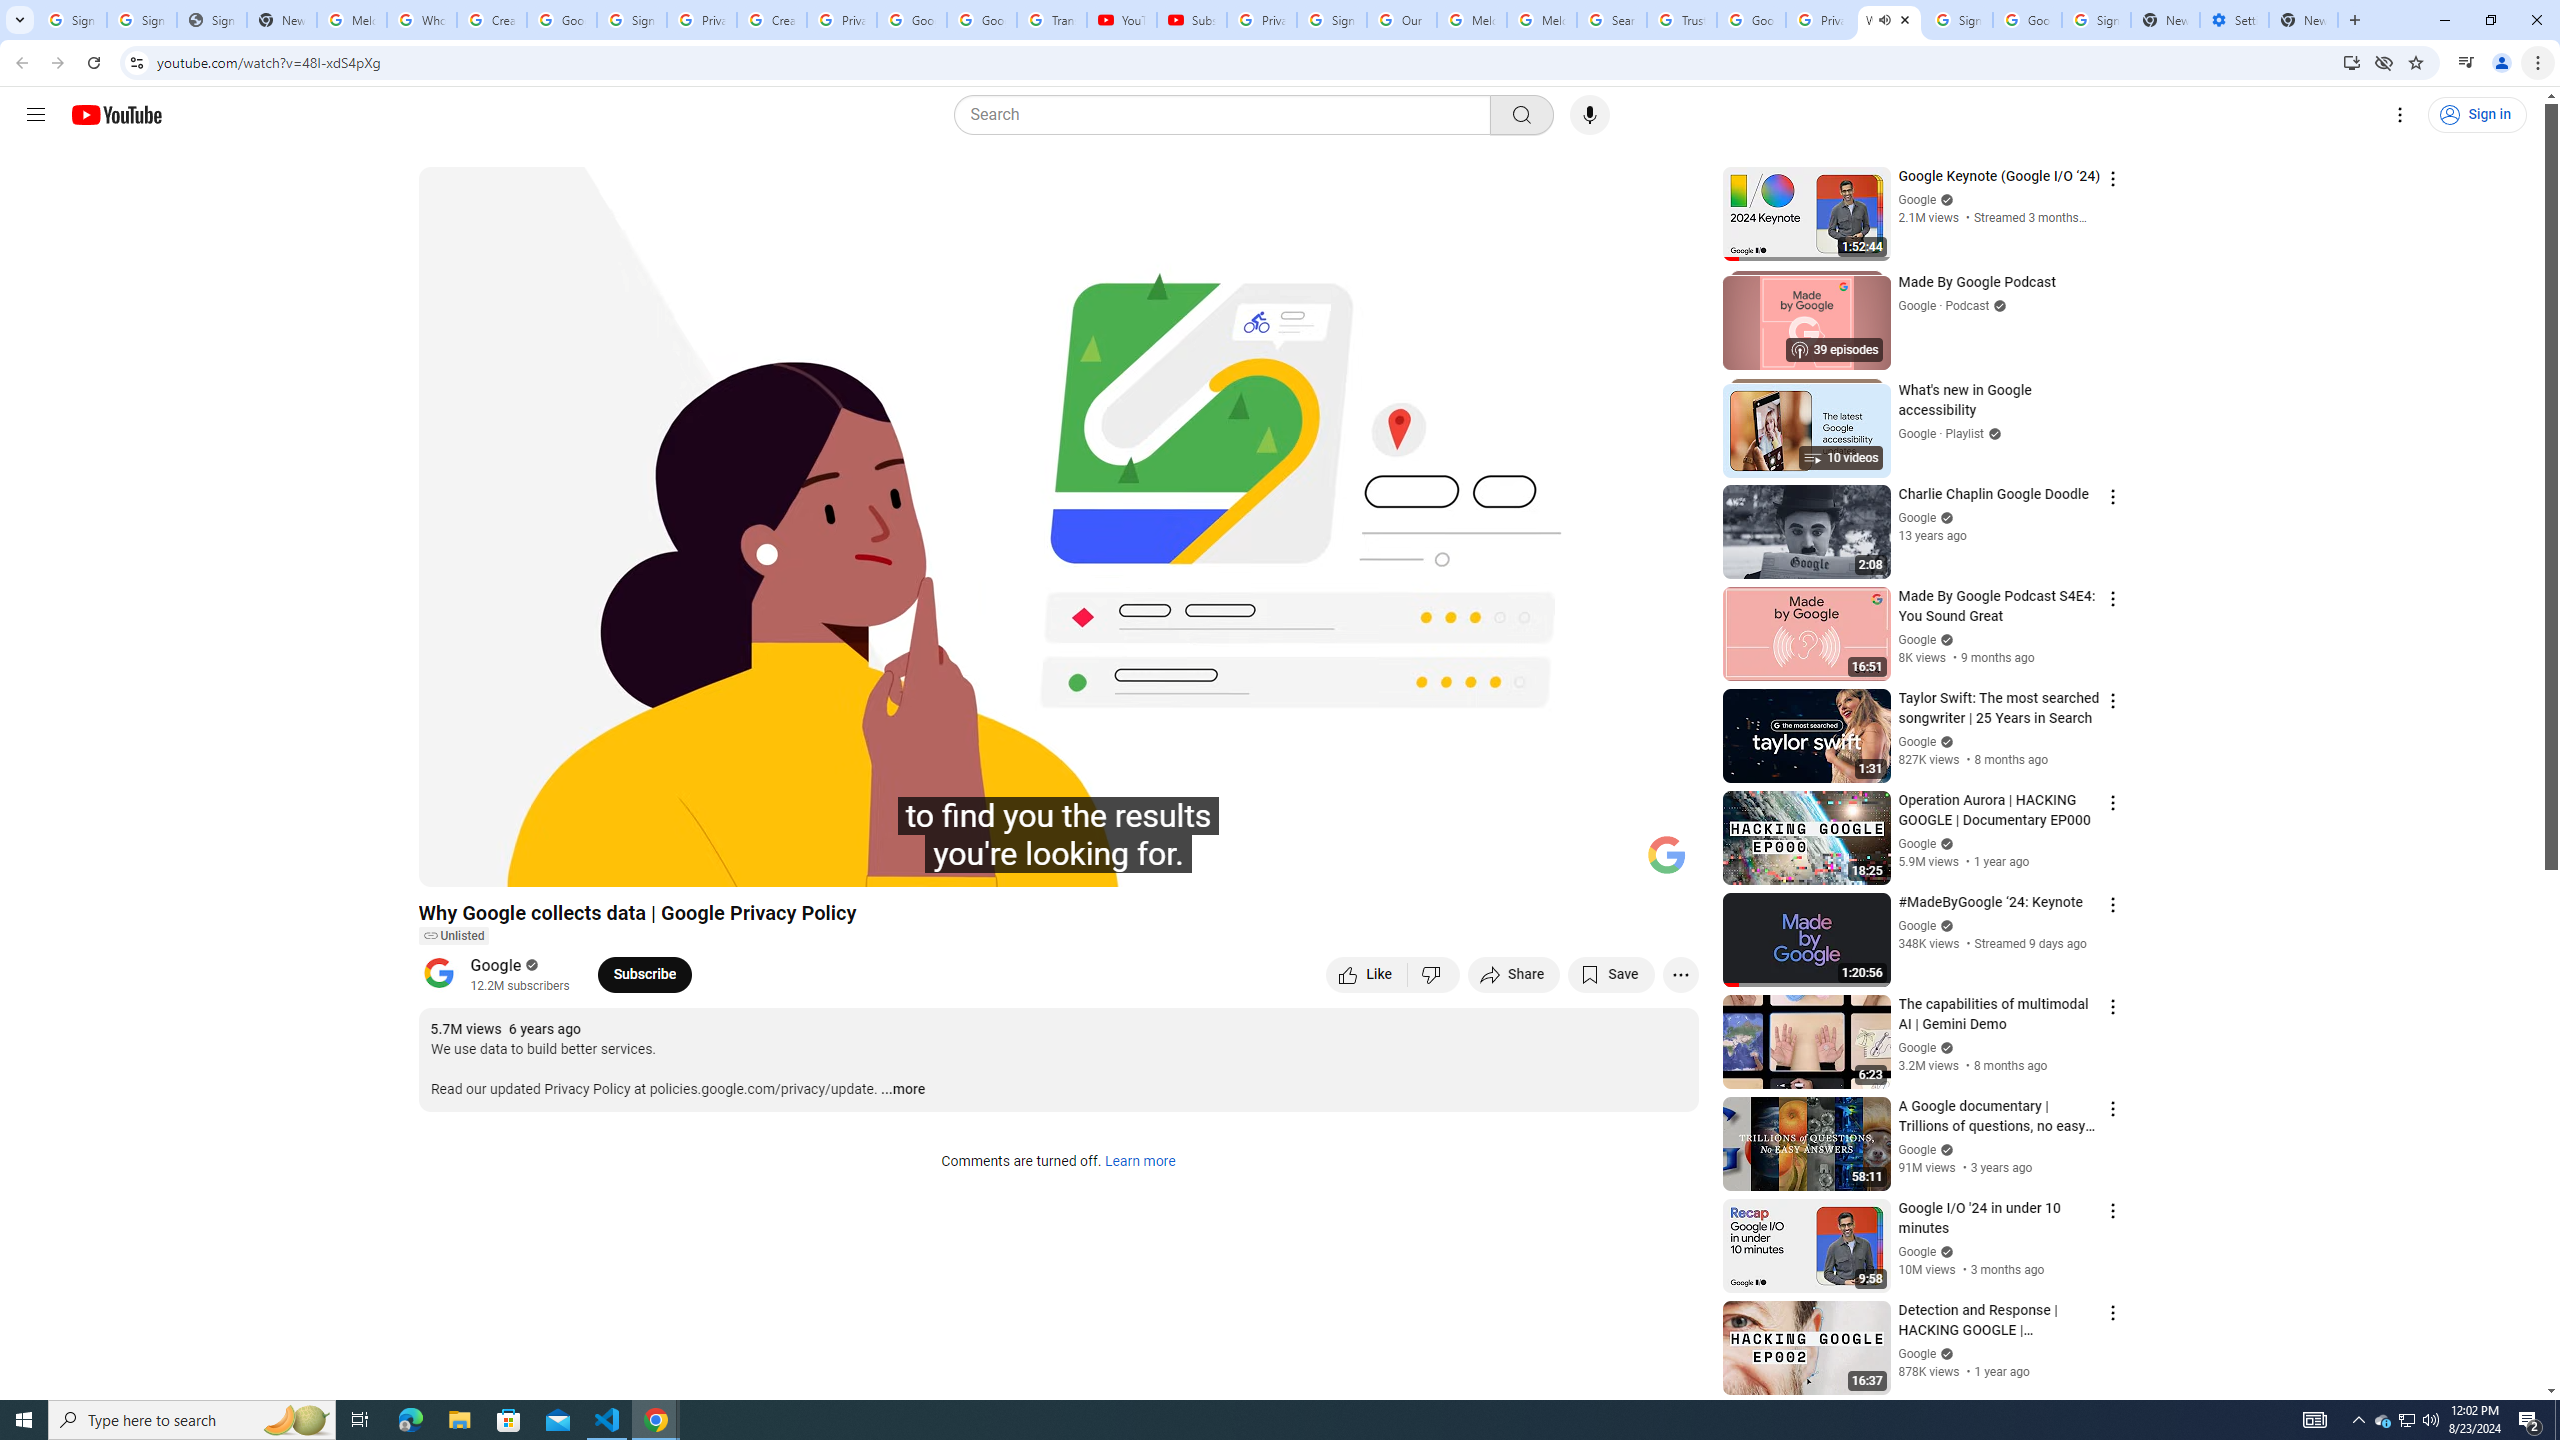 Image resolution: width=2560 pixels, height=1440 pixels. Describe the element at coordinates (549, 862) in the screenshot. I see `'Mute (m)'` at that location.